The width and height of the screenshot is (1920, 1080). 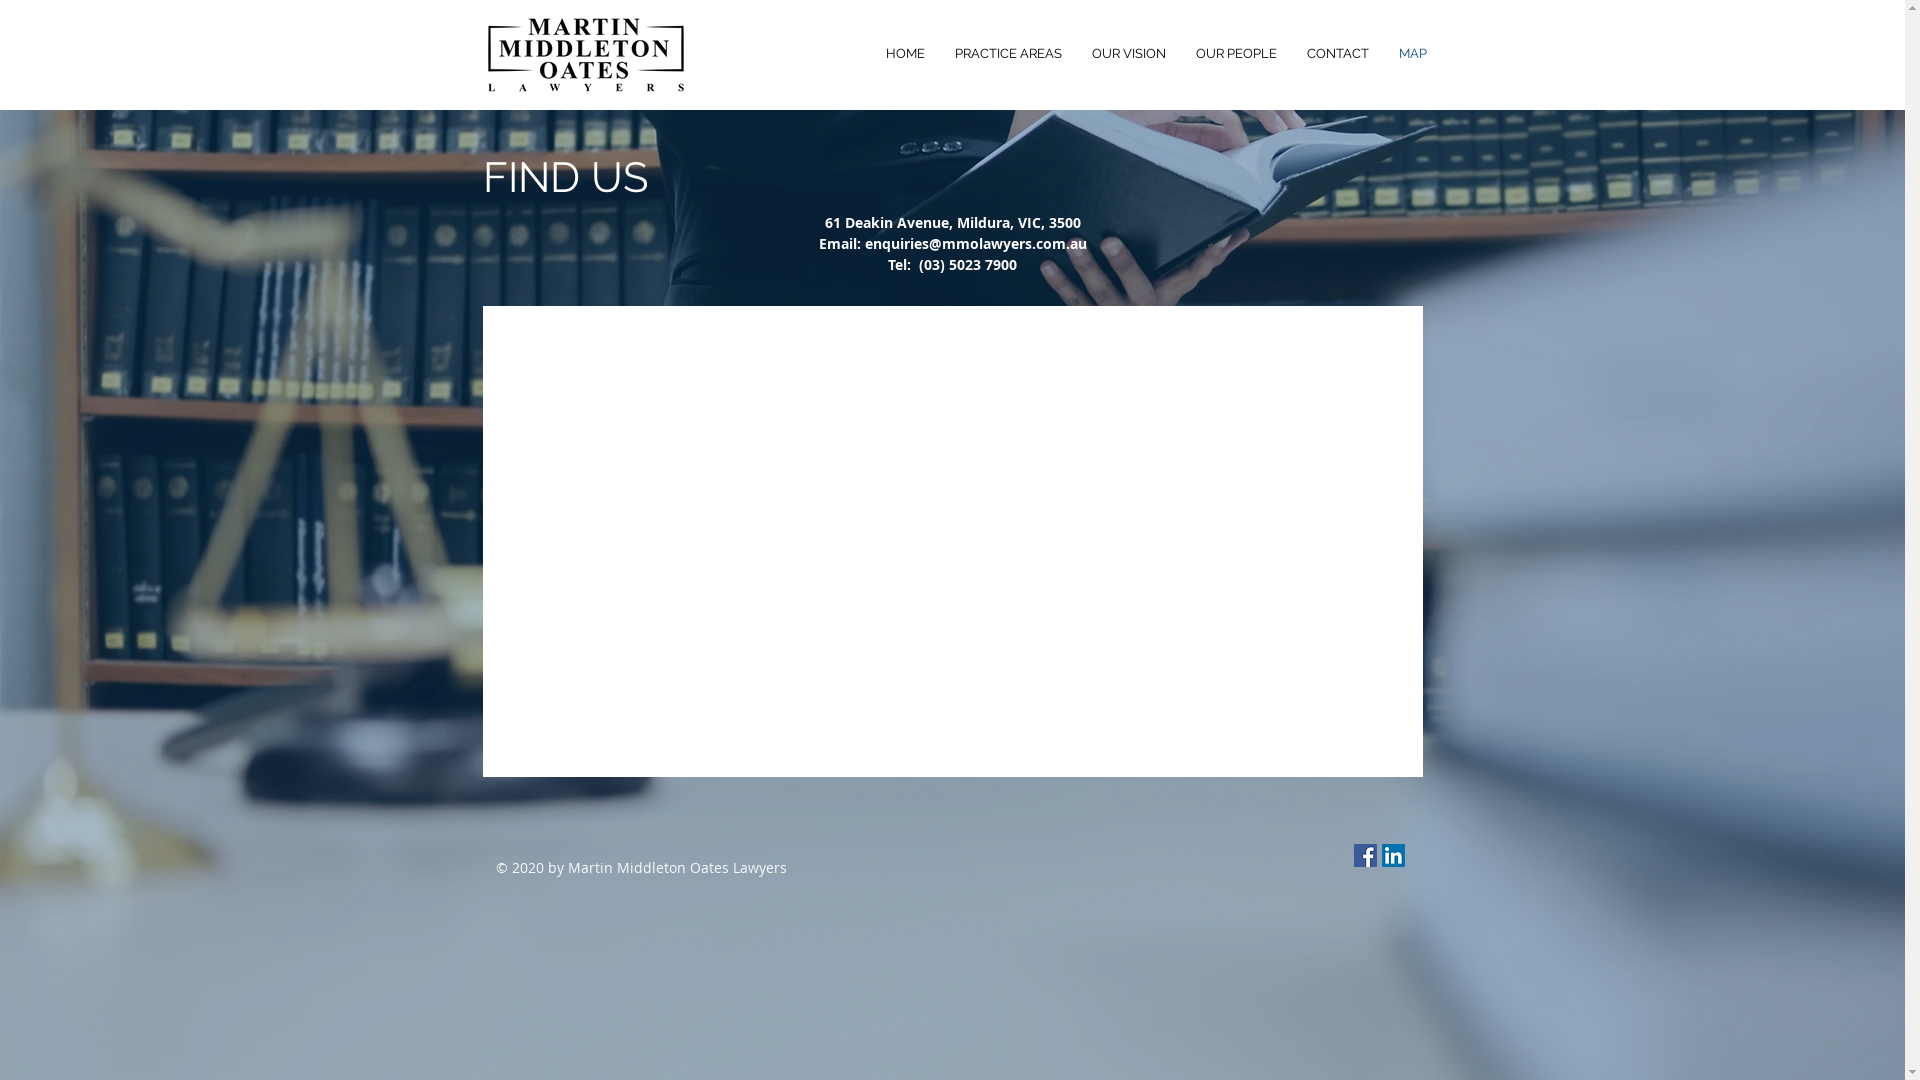 I want to click on 'OUR VISION', so click(x=1074, y=53).